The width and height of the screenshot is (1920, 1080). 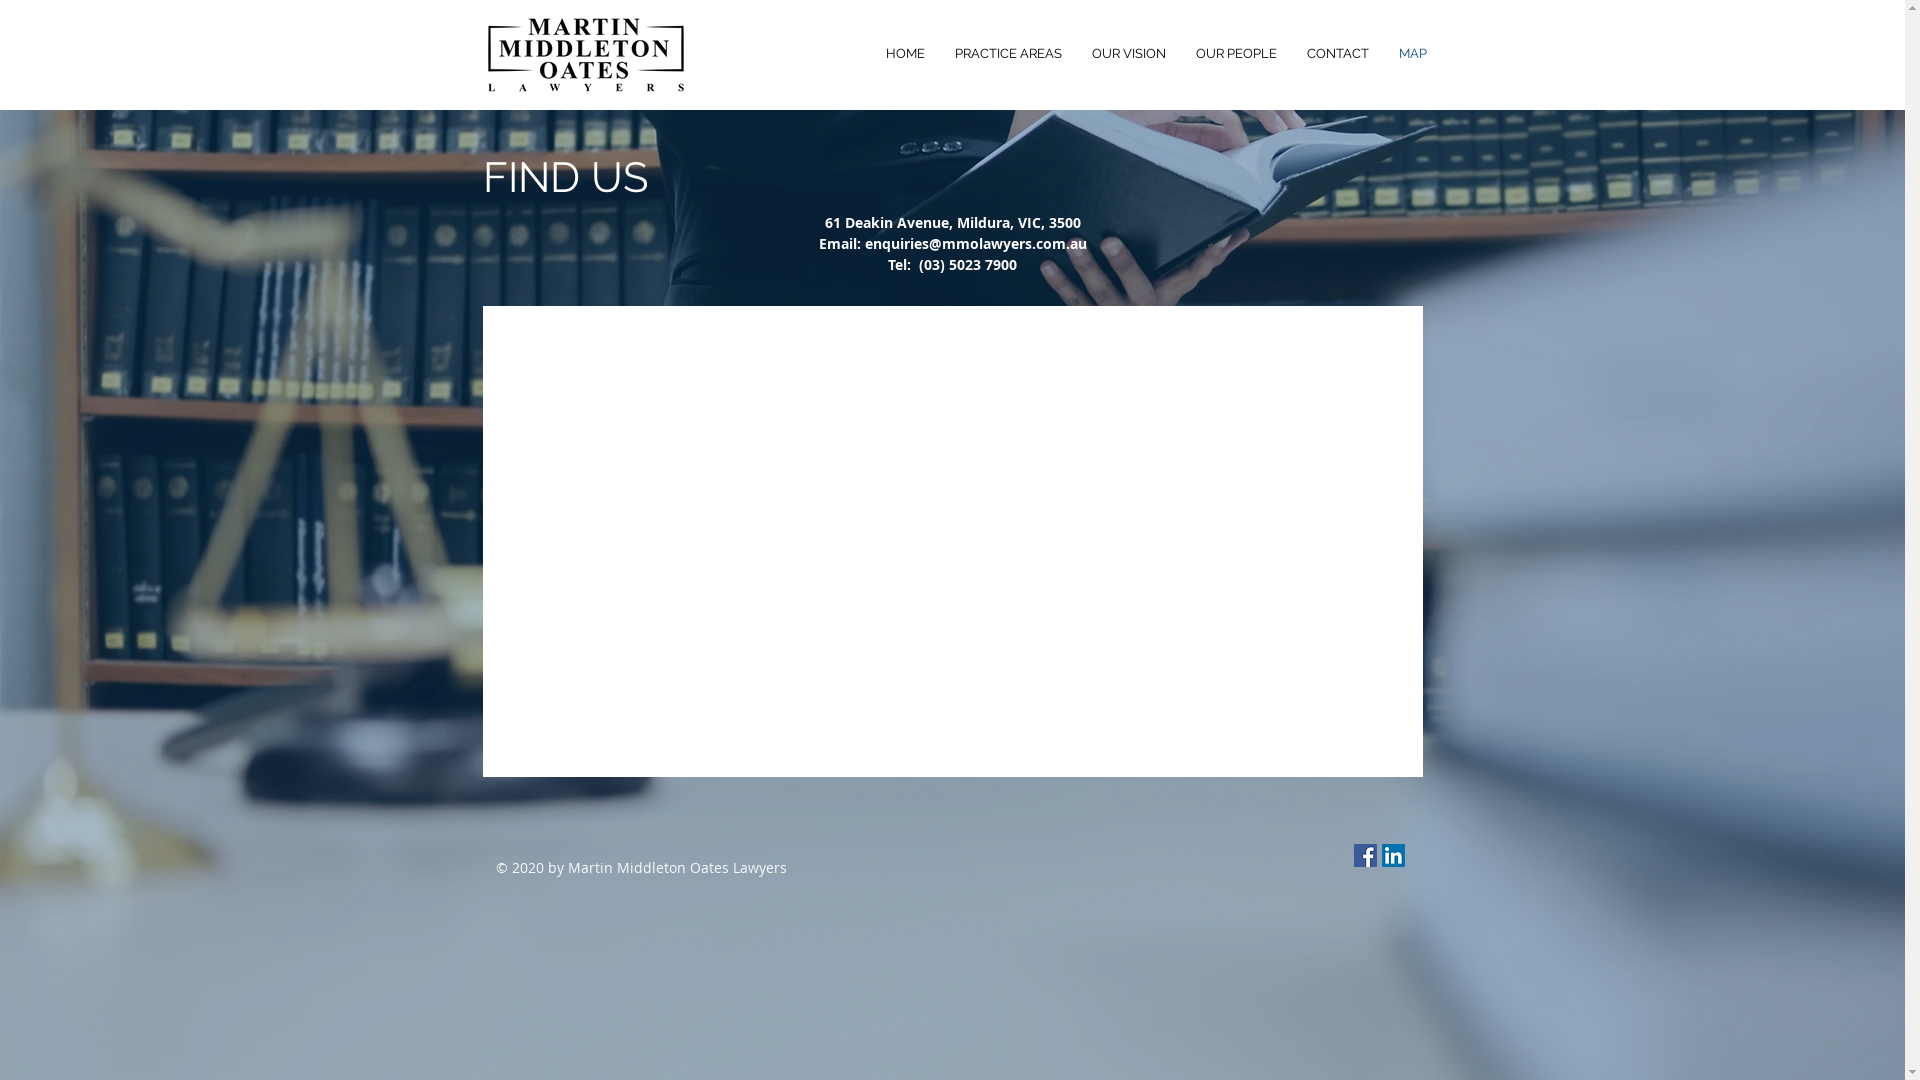 I want to click on 'OUR VISION', so click(x=1074, y=53).